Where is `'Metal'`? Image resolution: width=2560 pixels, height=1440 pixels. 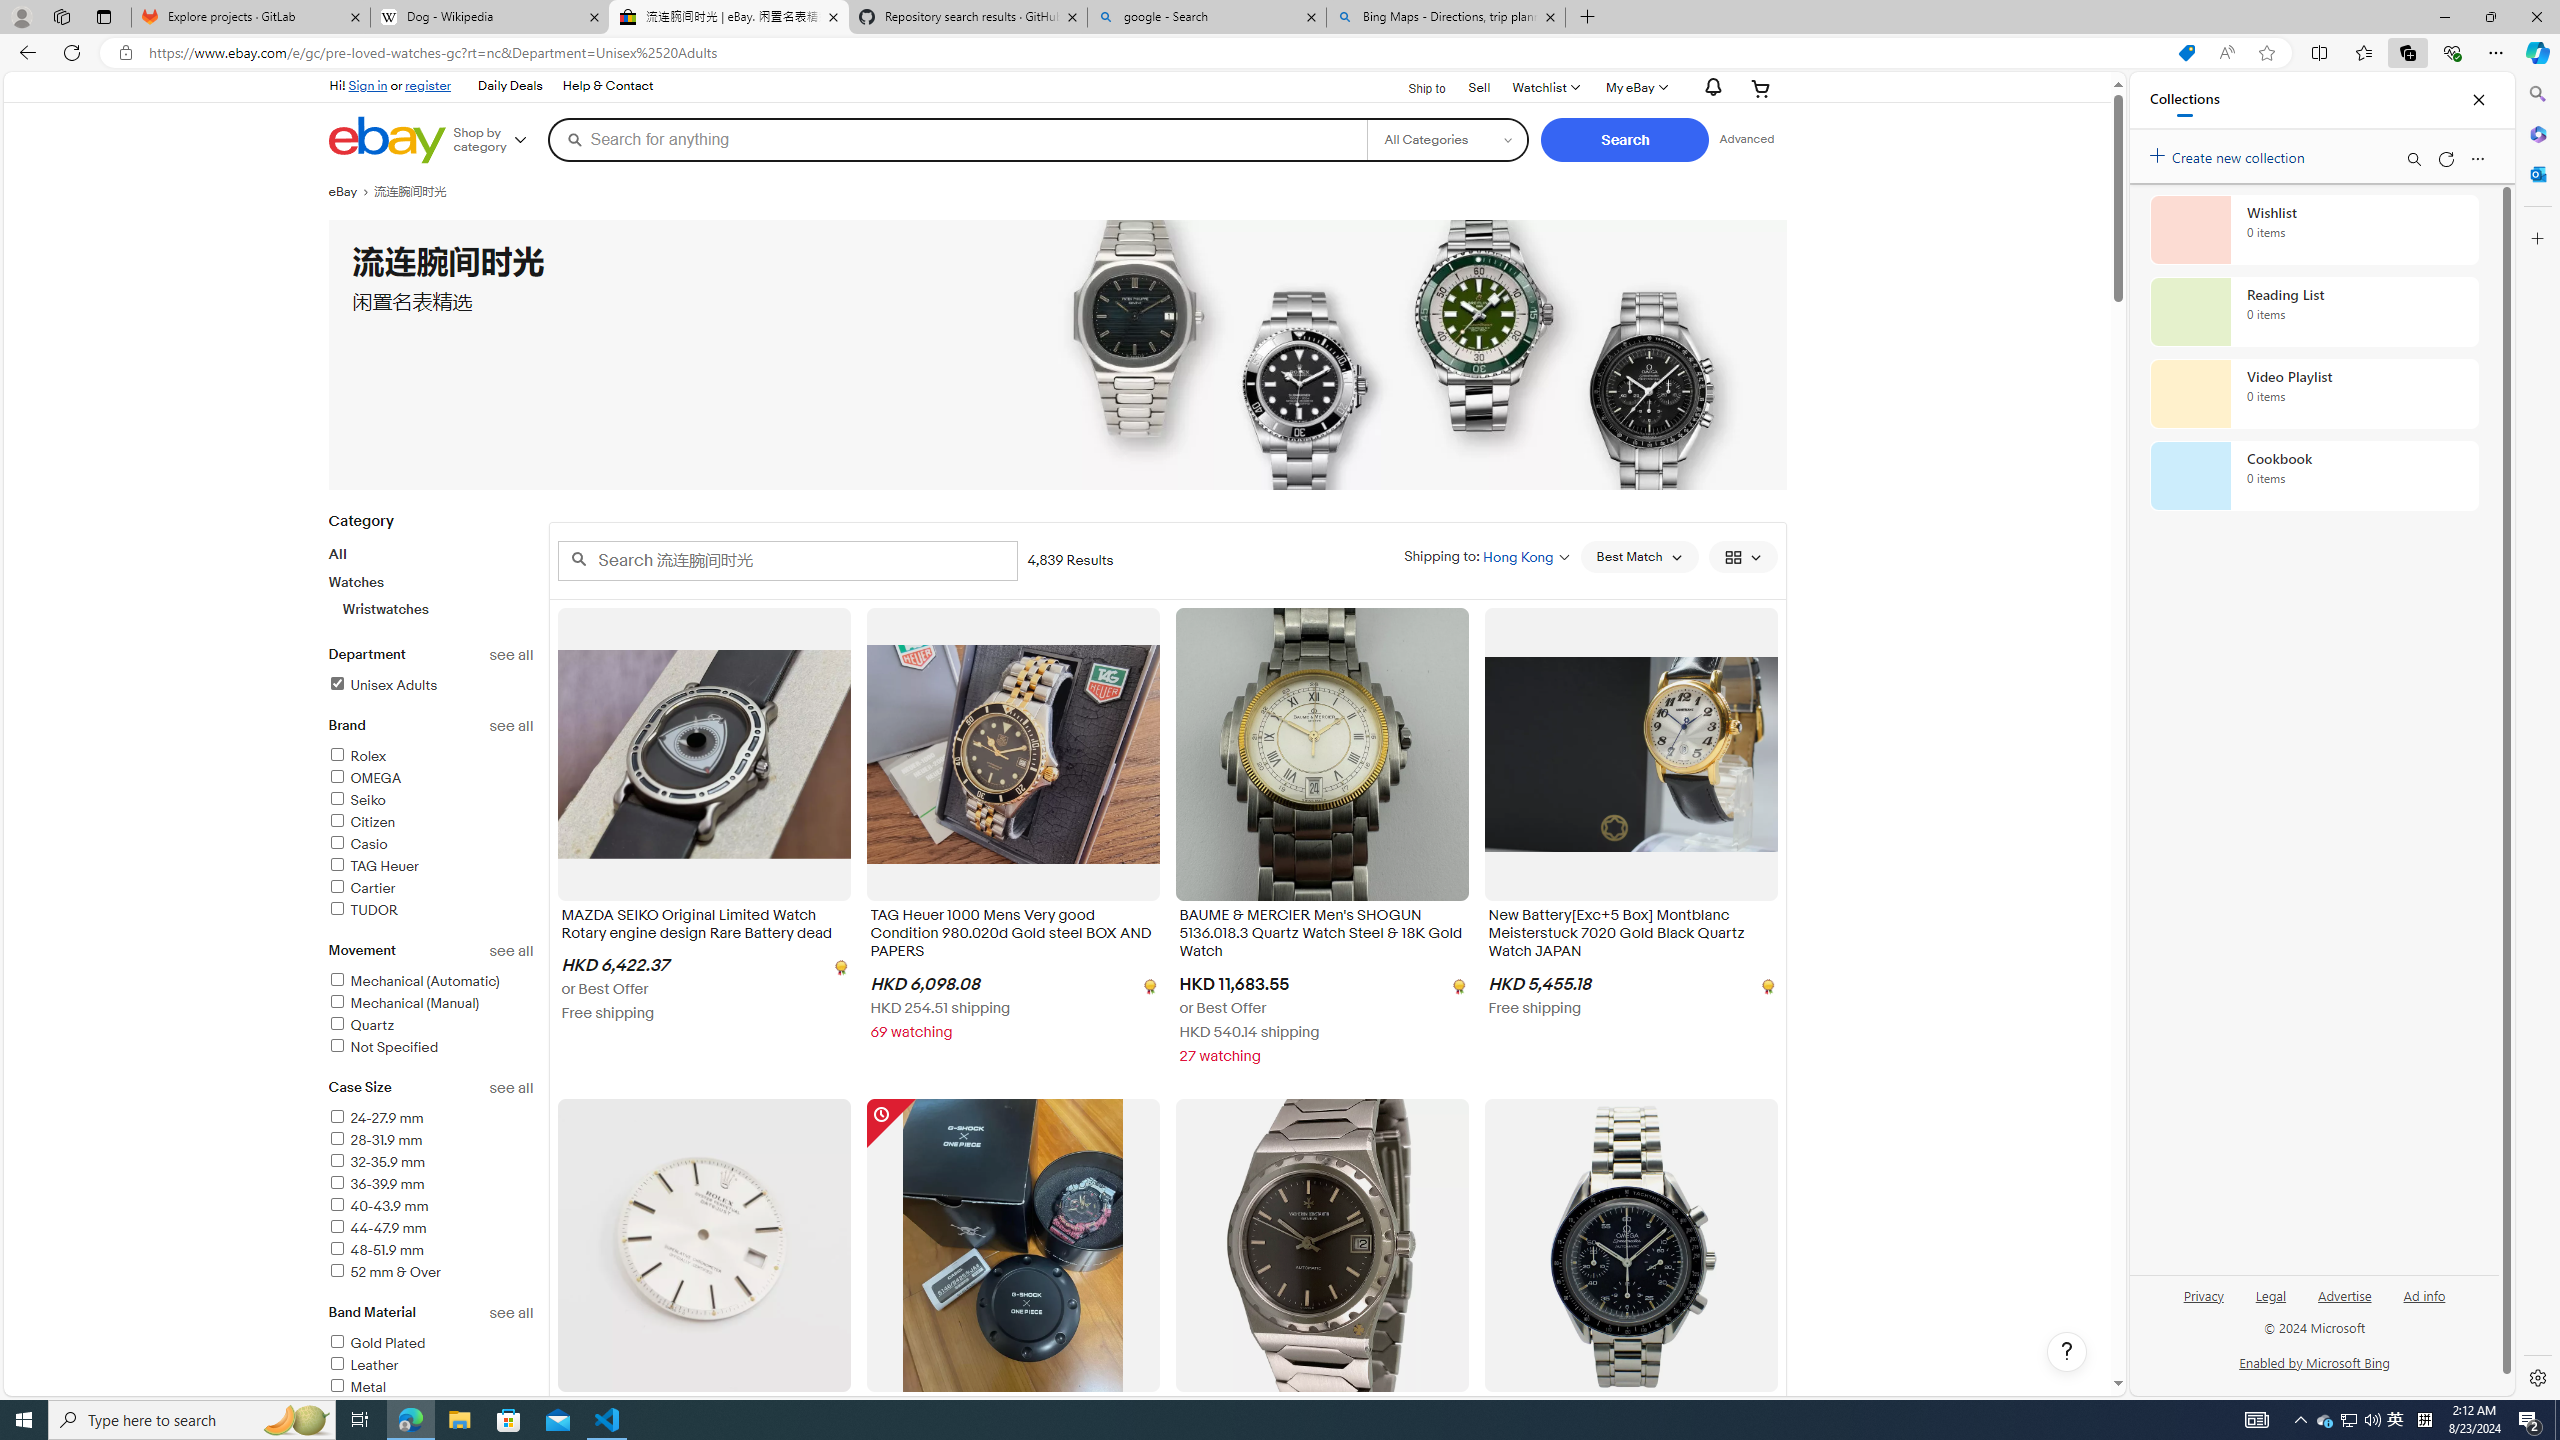
'Metal' is located at coordinates (431, 1387).